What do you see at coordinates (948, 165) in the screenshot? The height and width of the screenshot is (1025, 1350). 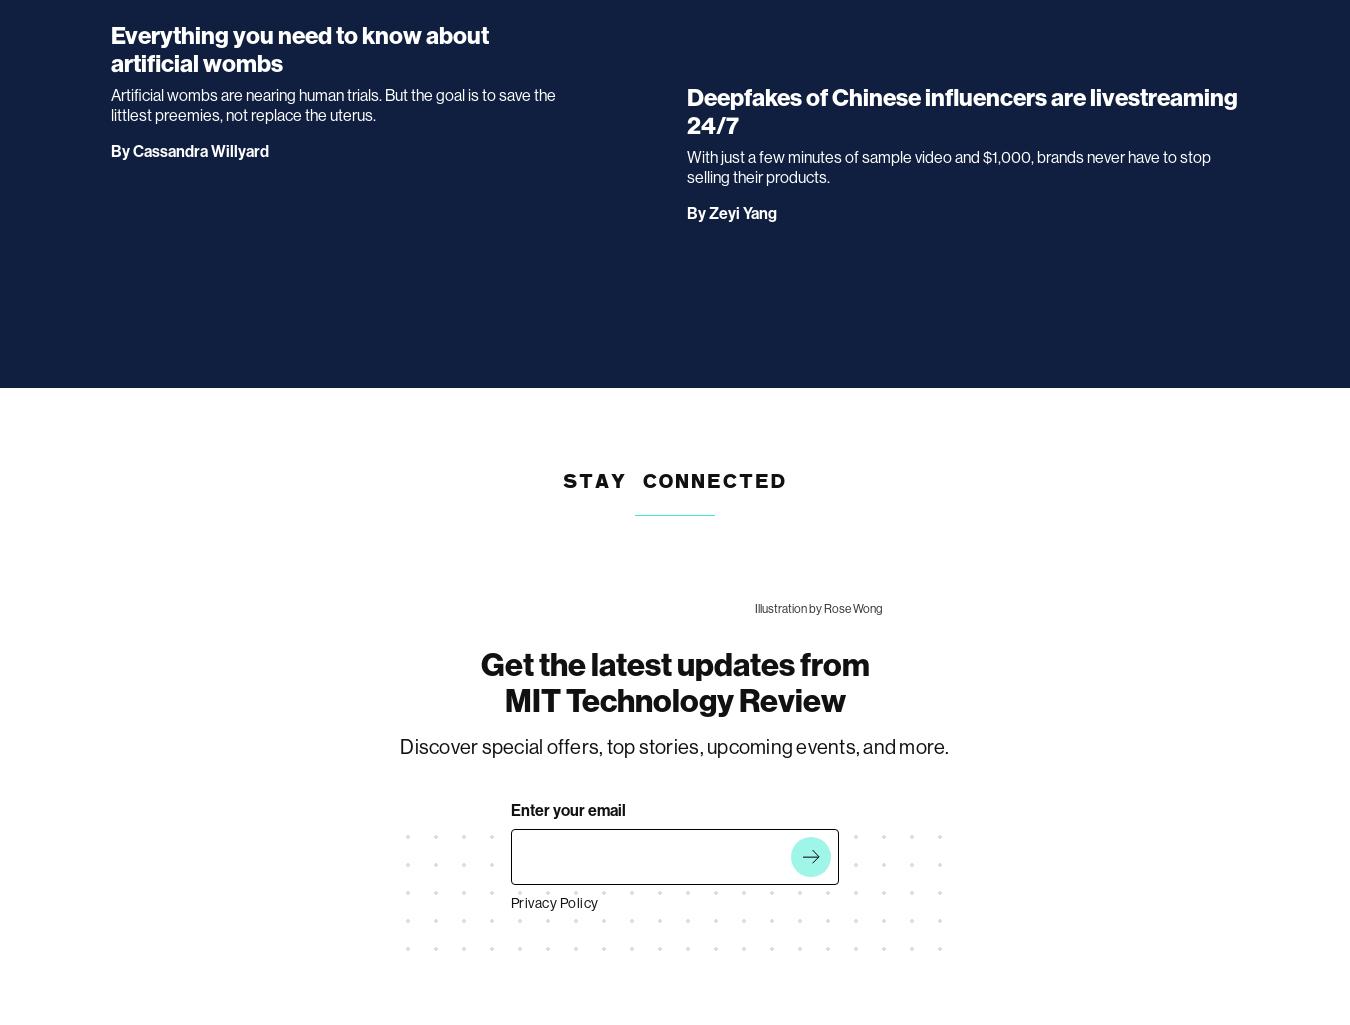 I see `'With just a few minutes of sample video and $1,000, brands never have to stop selling their products.'` at bounding box center [948, 165].